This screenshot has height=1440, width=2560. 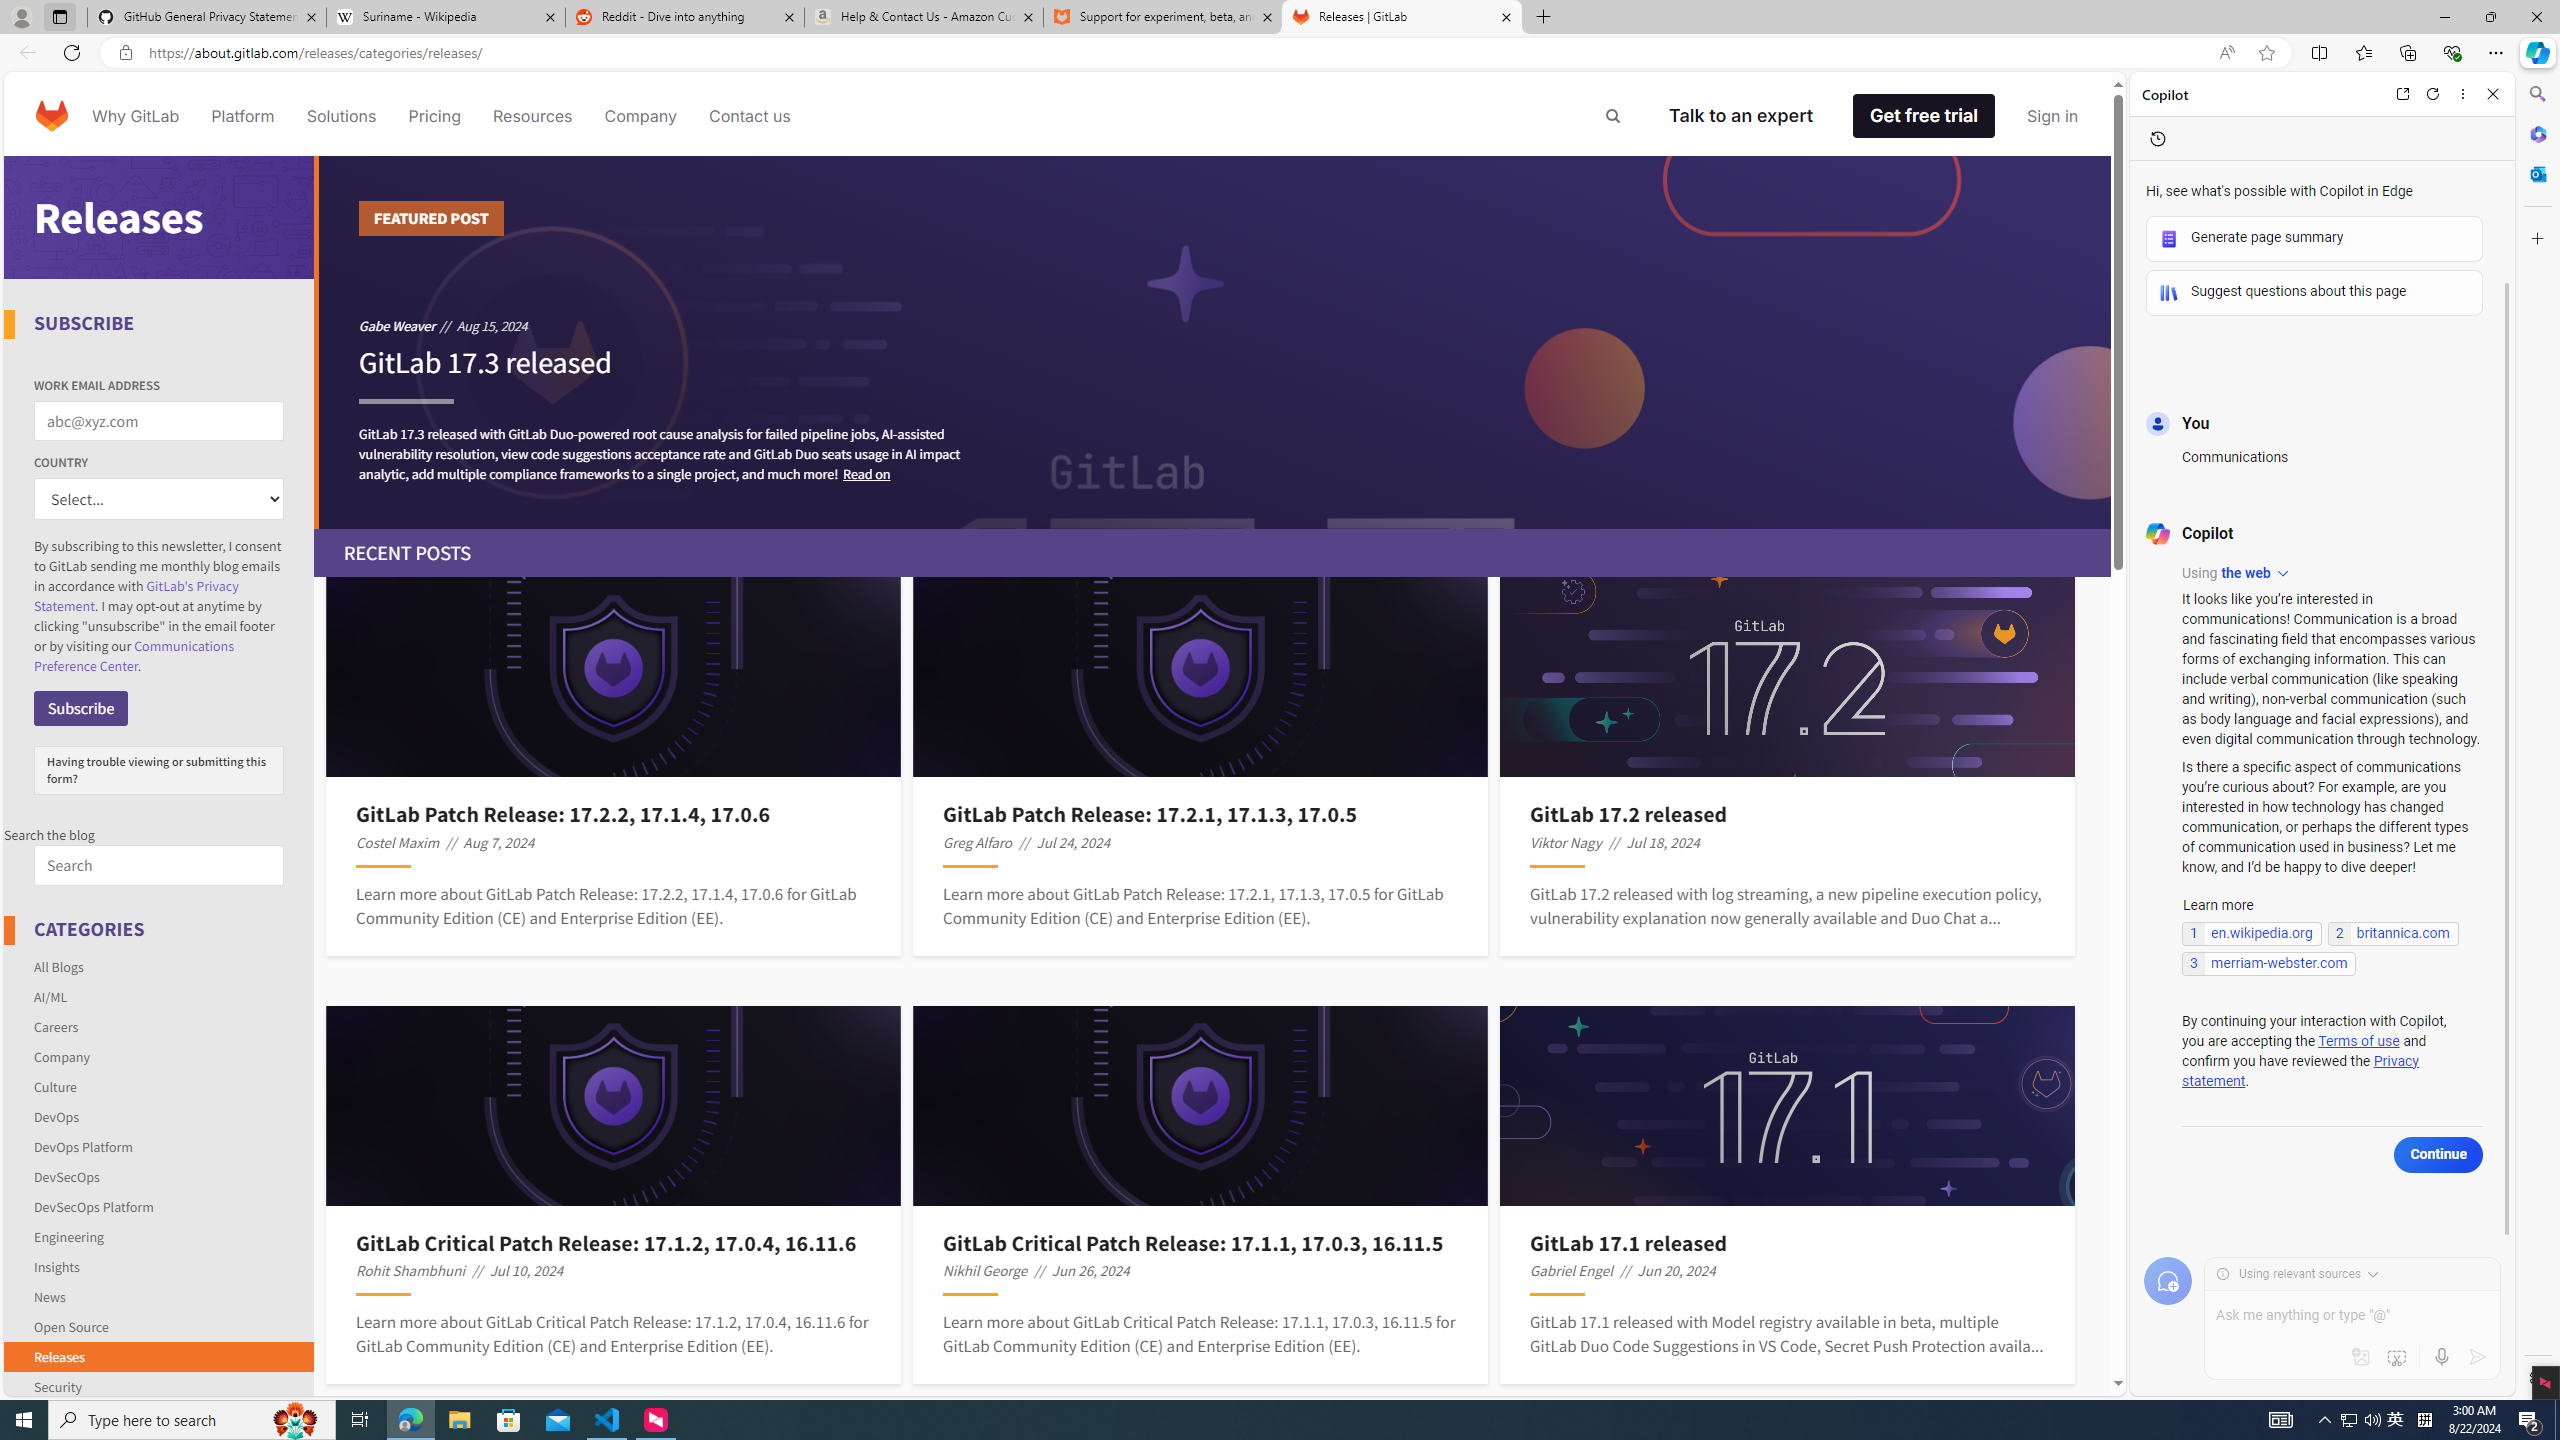 What do you see at coordinates (70, 1325) in the screenshot?
I see `'Open Source'` at bounding box center [70, 1325].